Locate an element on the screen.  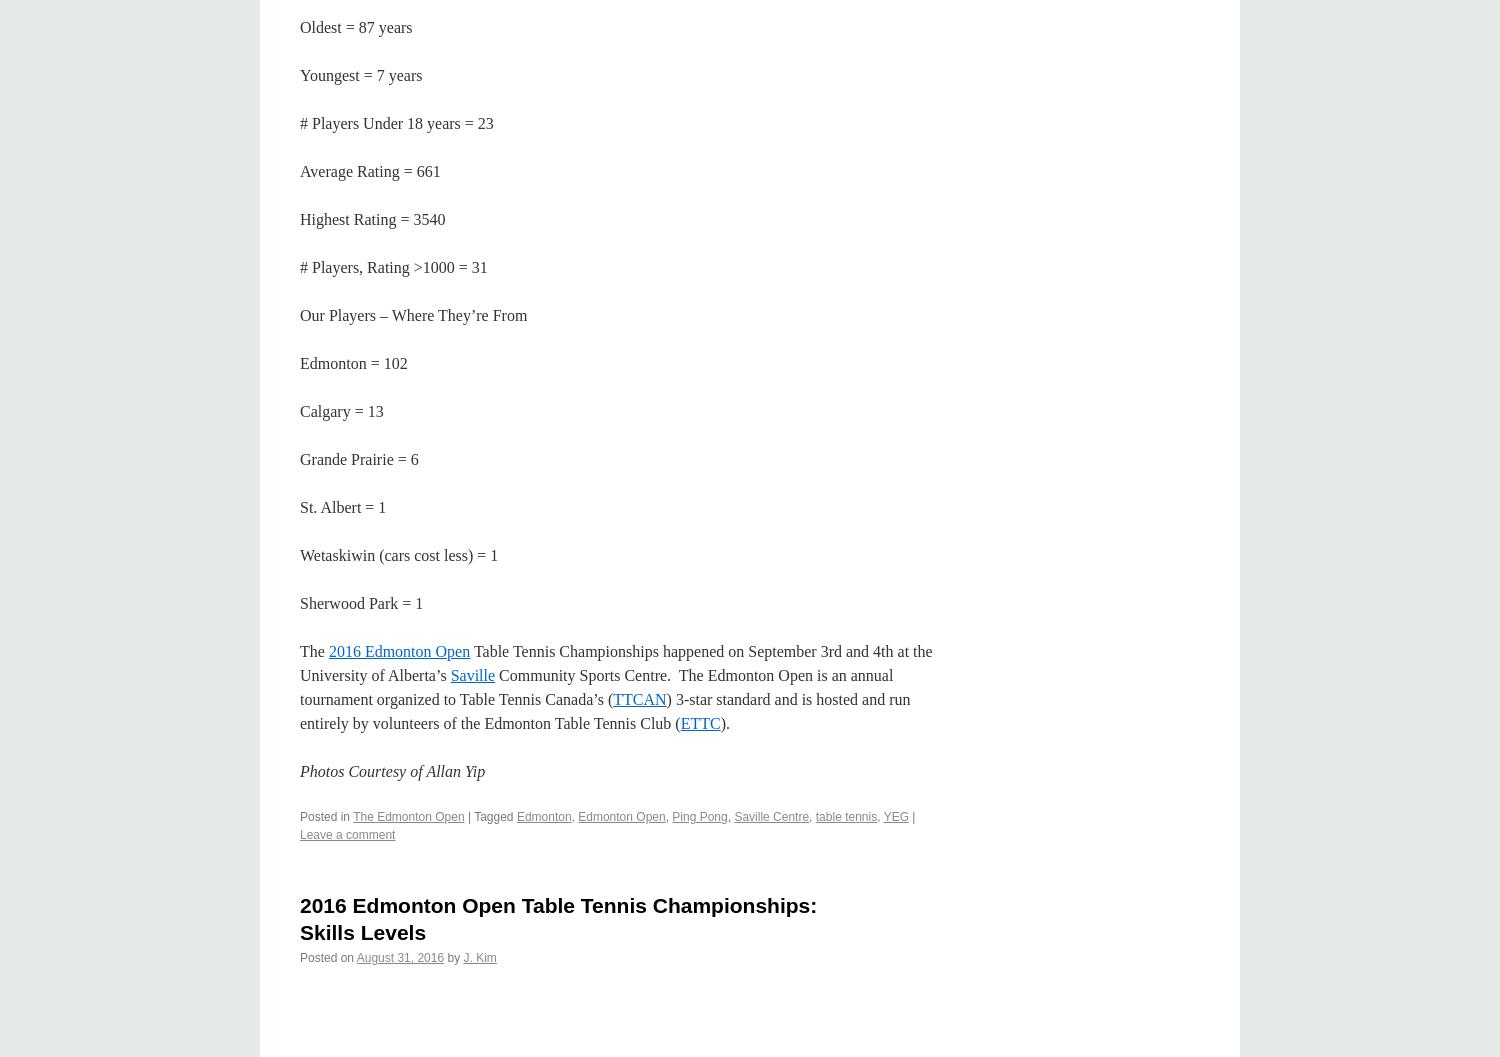
'table tennis' is located at coordinates (844, 816).